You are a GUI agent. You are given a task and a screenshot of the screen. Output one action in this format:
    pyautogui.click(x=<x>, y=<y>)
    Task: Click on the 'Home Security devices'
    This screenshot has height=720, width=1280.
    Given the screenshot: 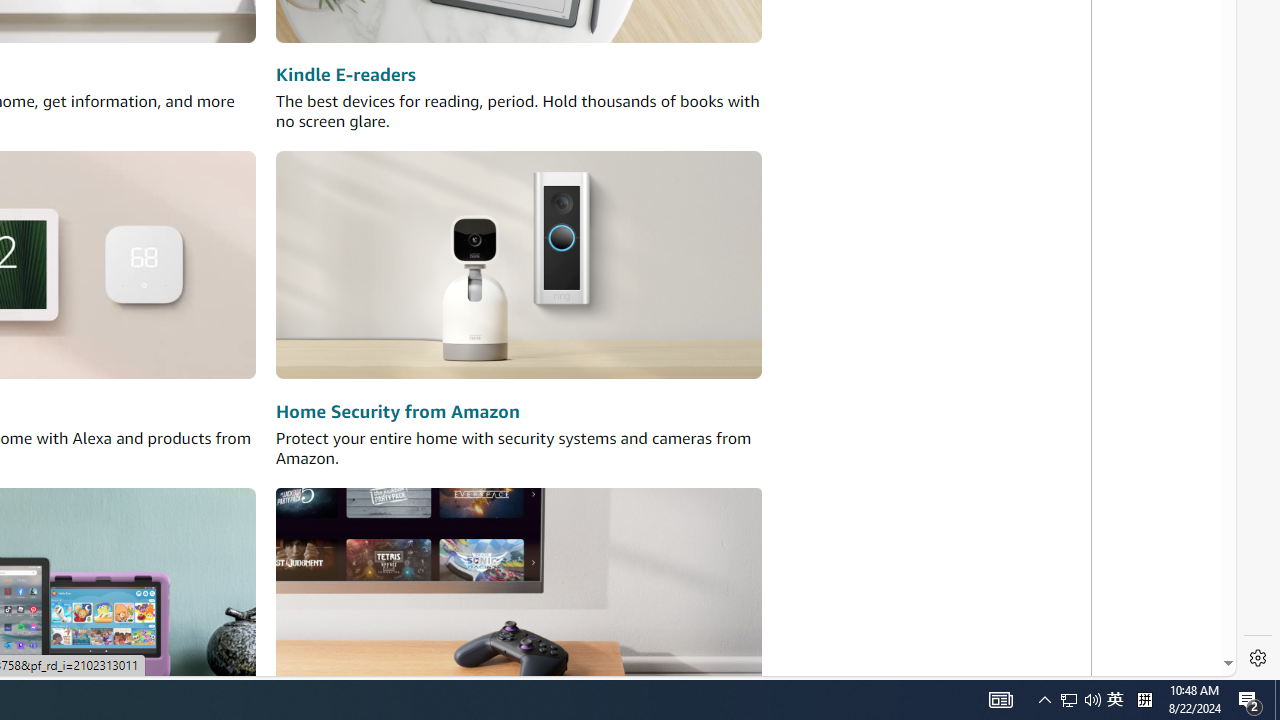 What is the action you would take?
    pyautogui.click(x=519, y=264)
    